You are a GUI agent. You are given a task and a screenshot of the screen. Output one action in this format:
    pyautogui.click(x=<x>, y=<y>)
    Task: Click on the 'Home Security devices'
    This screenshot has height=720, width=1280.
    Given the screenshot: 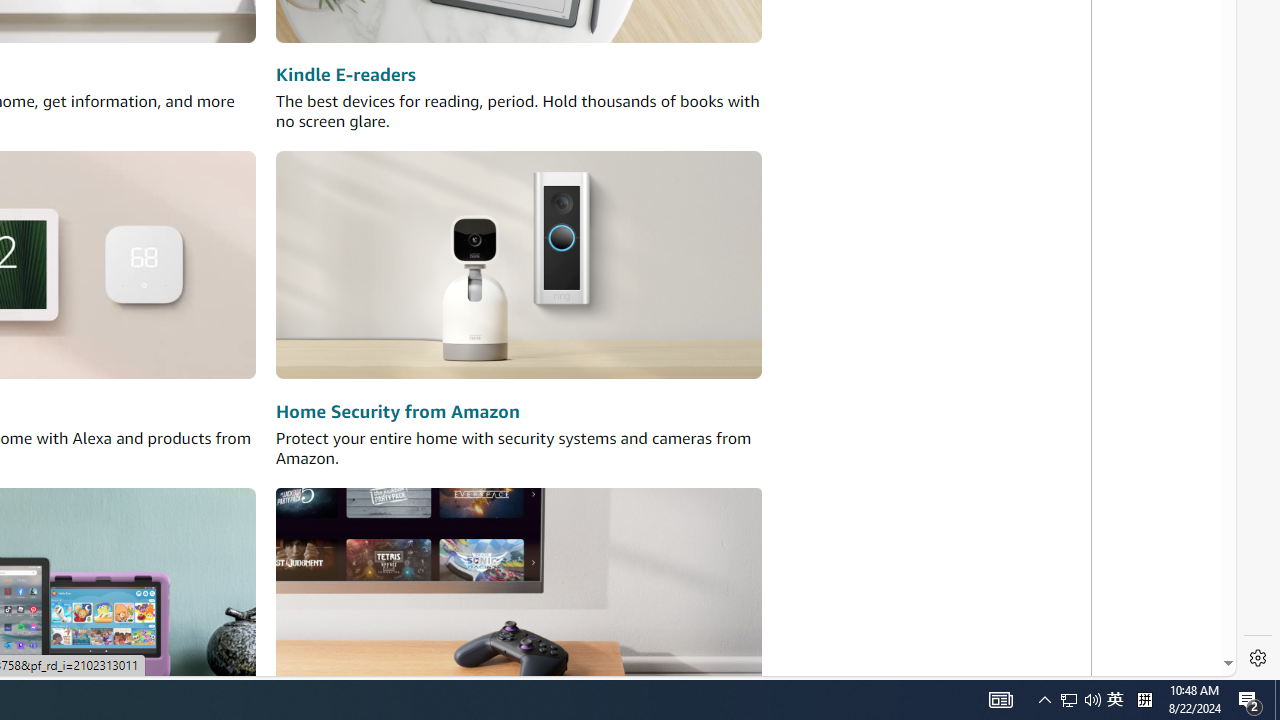 What is the action you would take?
    pyautogui.click(x=519, y=264)
    